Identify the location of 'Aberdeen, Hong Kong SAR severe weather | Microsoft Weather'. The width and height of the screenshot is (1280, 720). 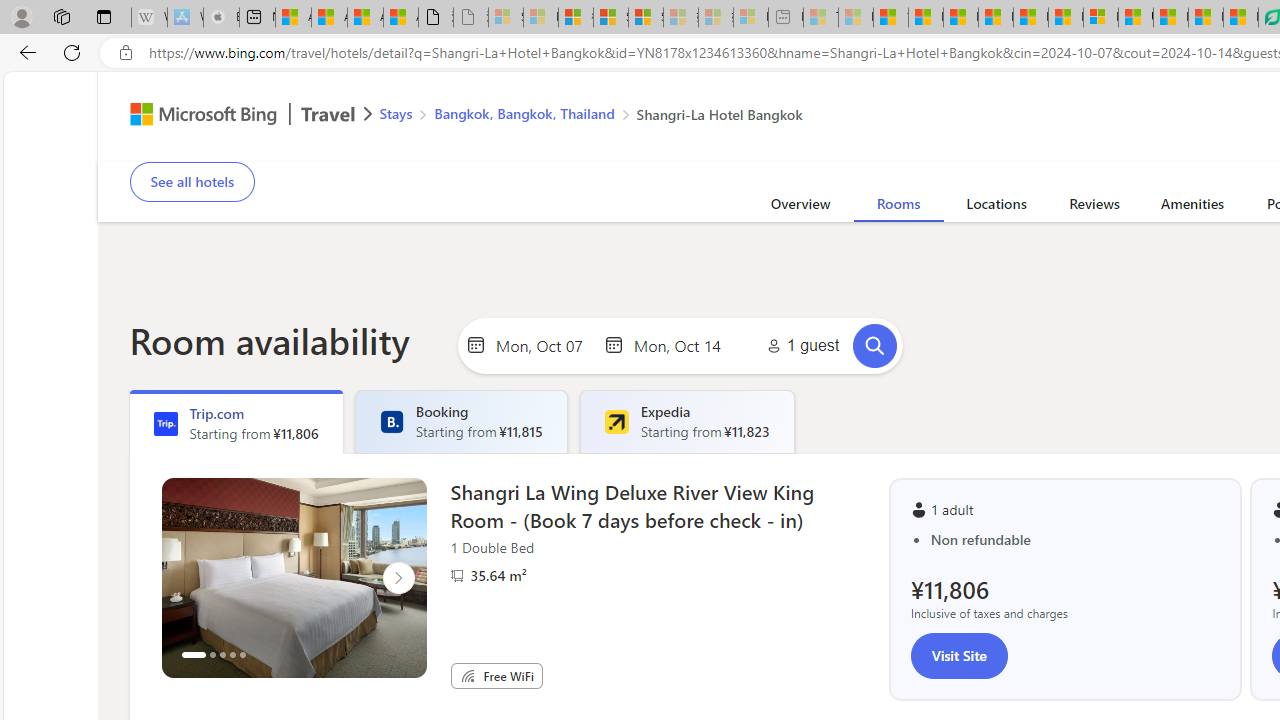
(400, 17).